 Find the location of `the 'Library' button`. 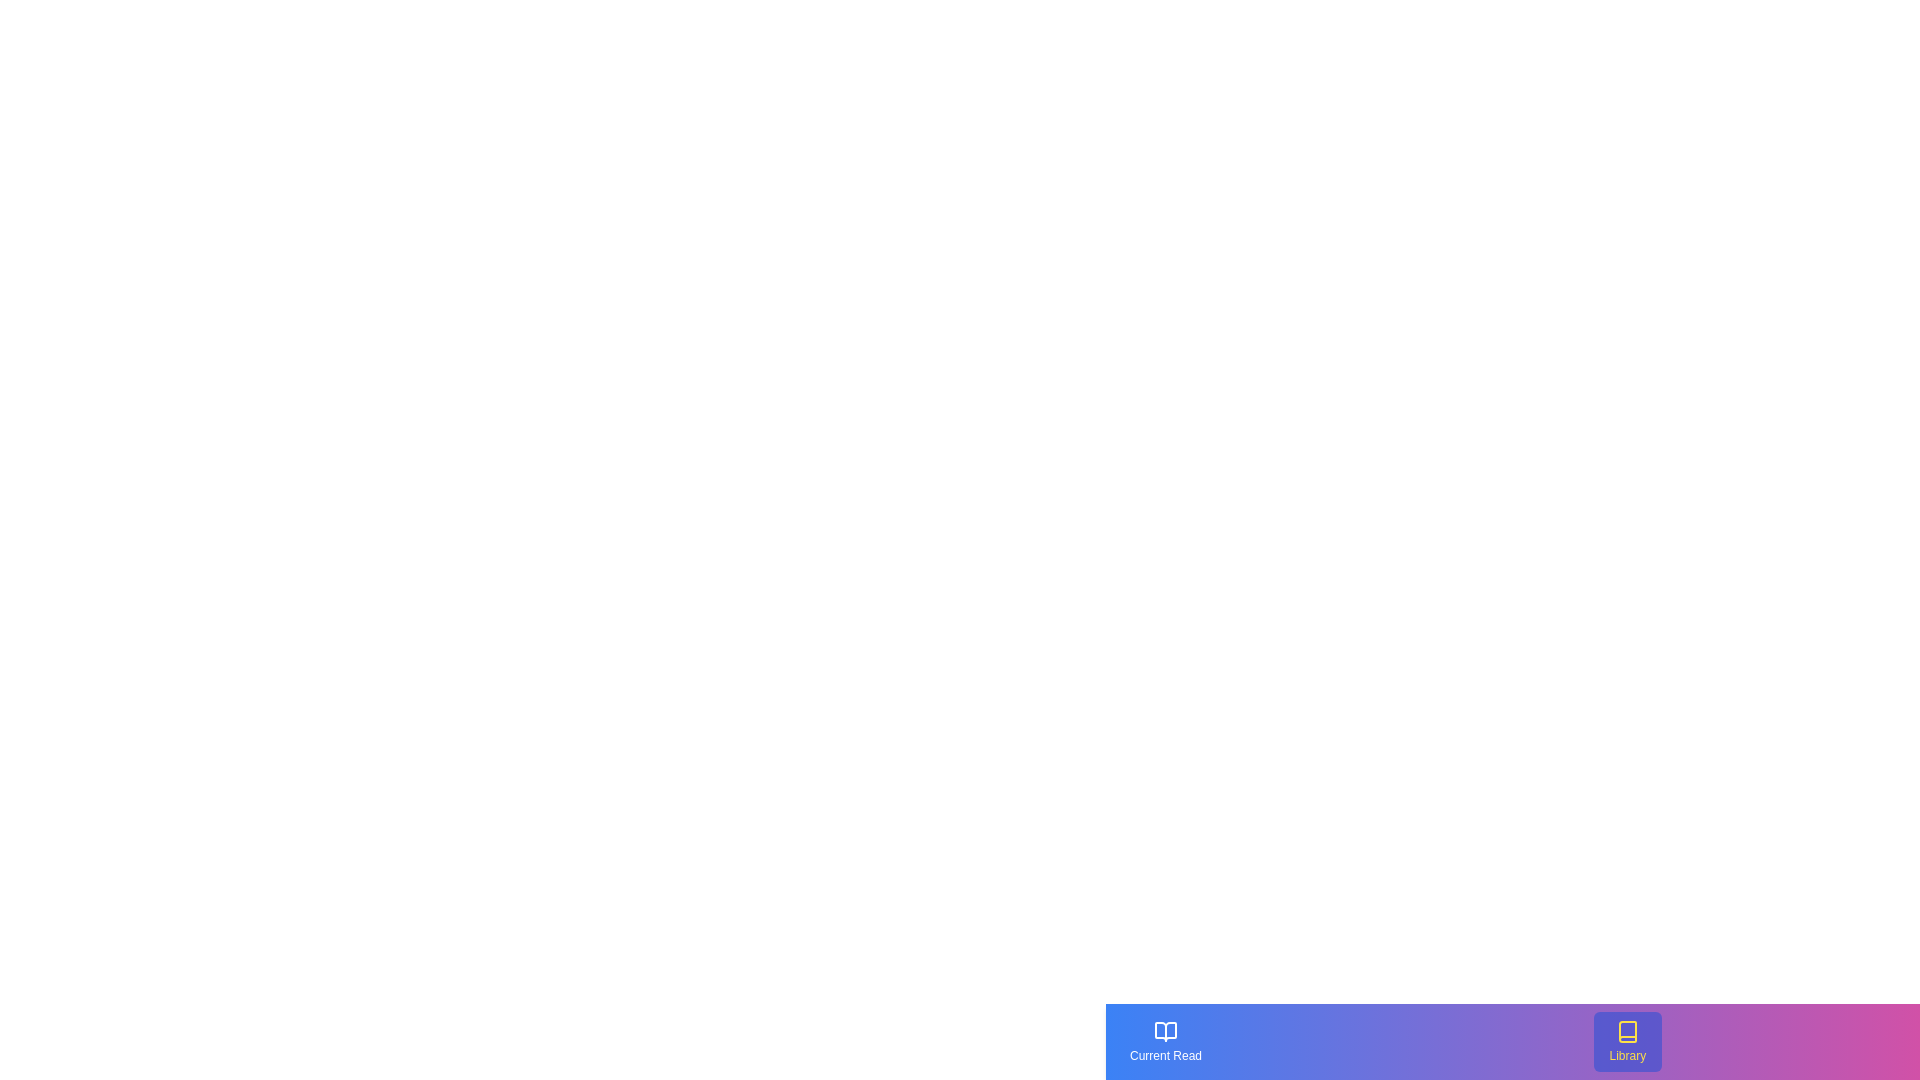

the 'Library' button is located at coordinates (1627, 1040).